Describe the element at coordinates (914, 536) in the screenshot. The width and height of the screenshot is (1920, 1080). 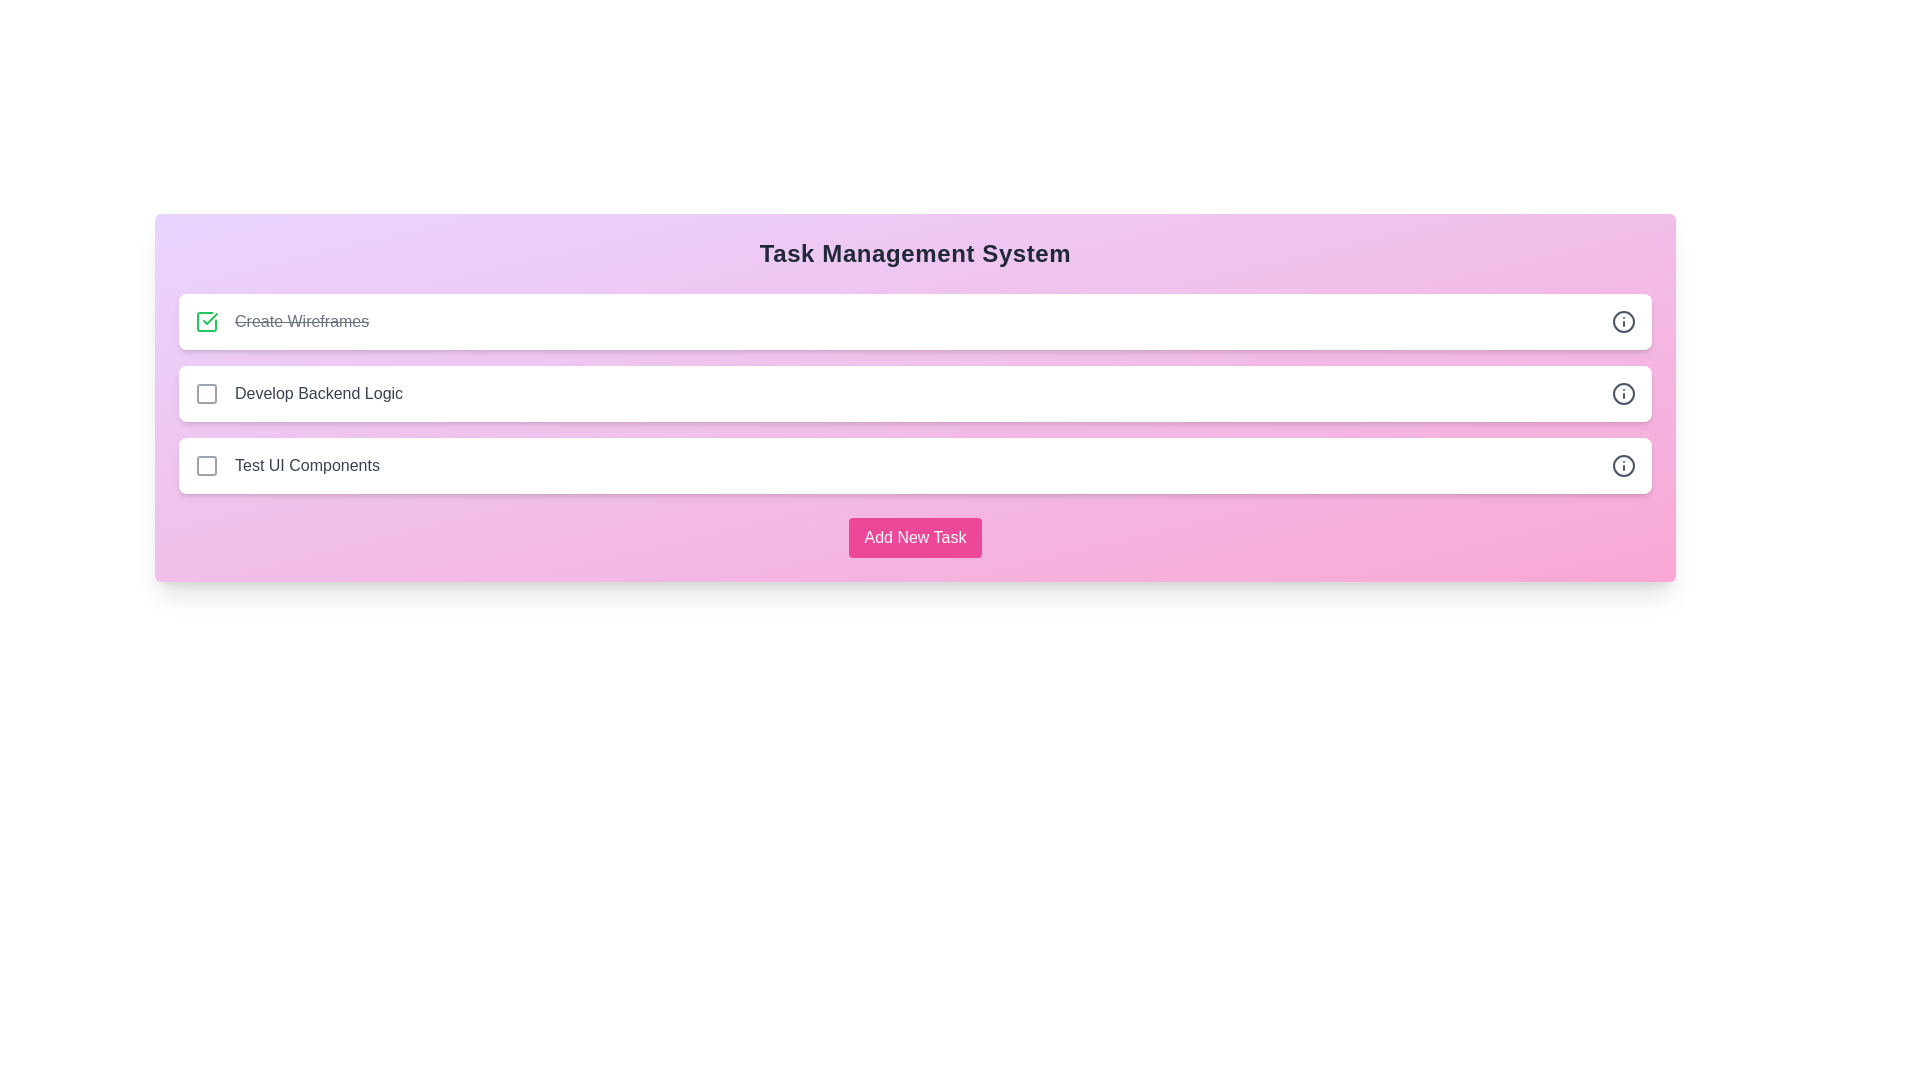
I see `'Add New Task' button to initiate the task addition process` at that location.